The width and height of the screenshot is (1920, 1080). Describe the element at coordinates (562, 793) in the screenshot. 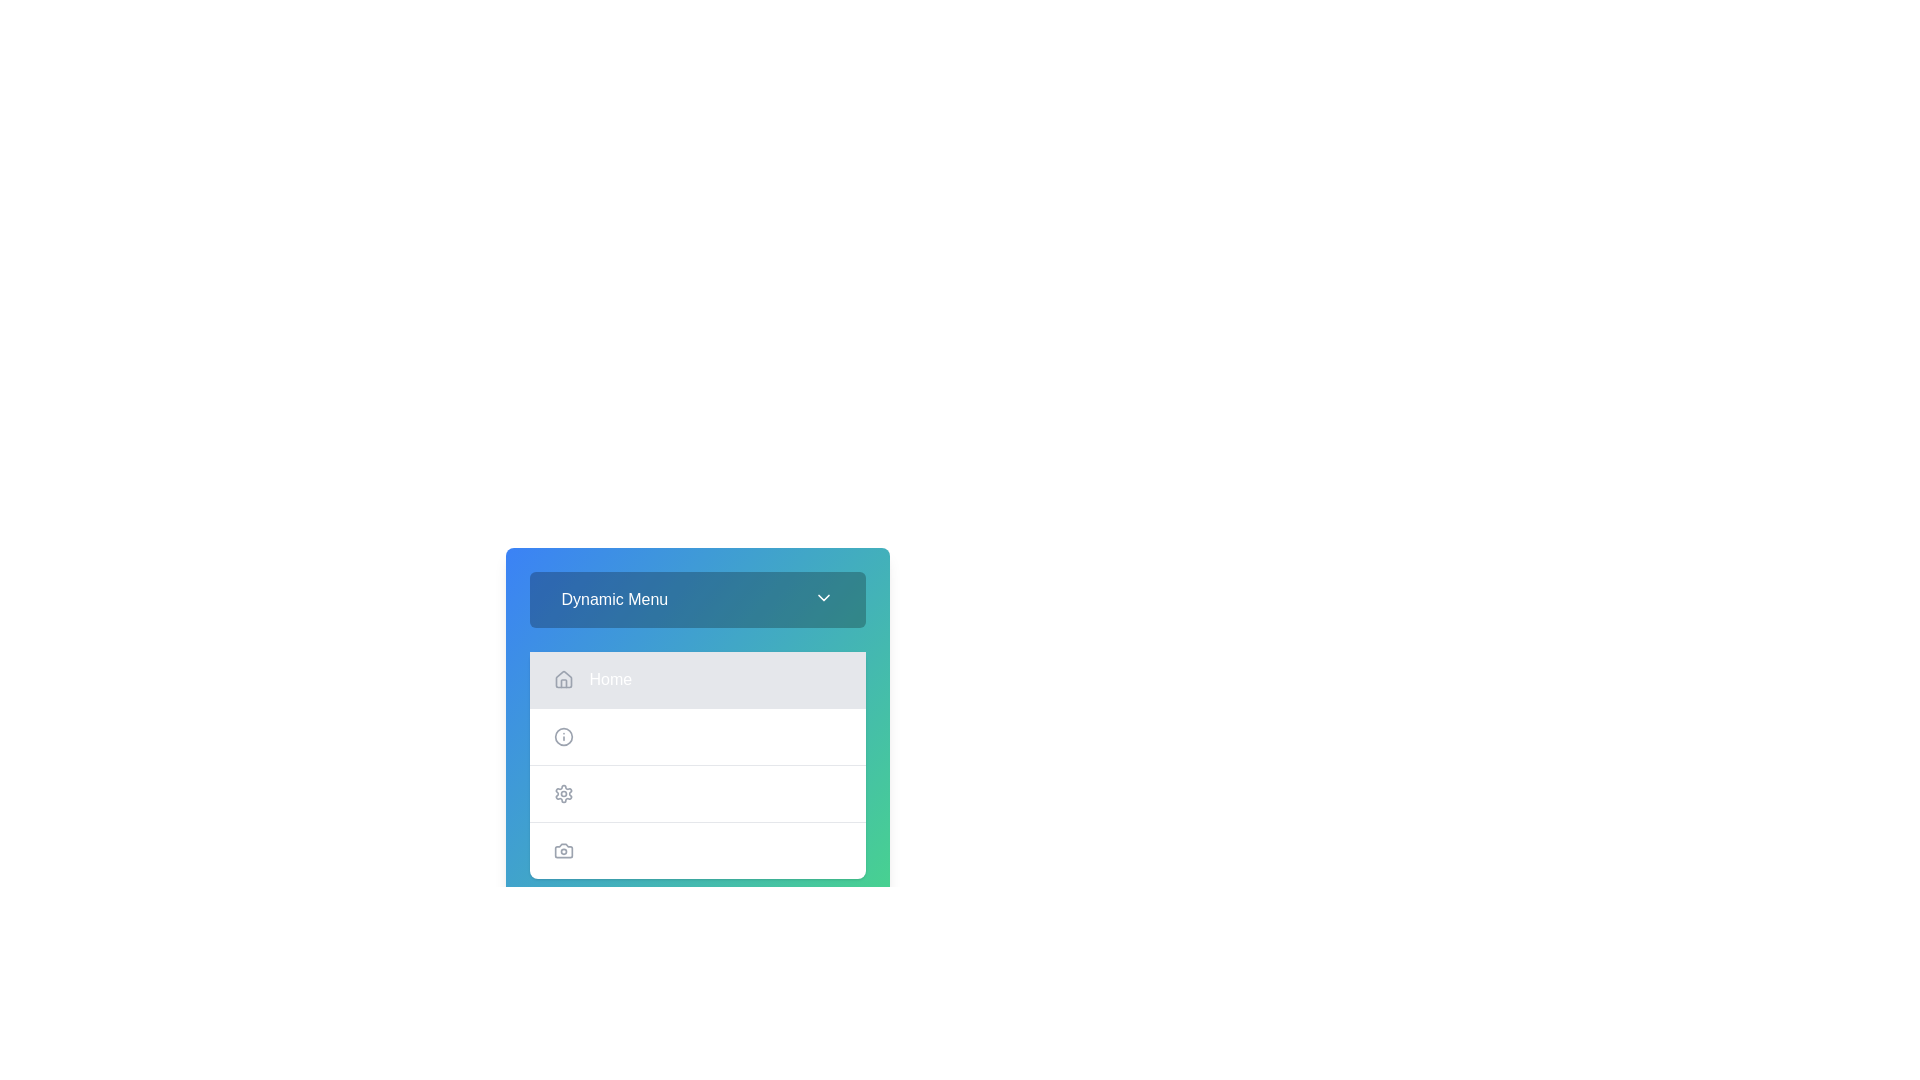

I see `the settings icon in the dropdown menu` at that location.